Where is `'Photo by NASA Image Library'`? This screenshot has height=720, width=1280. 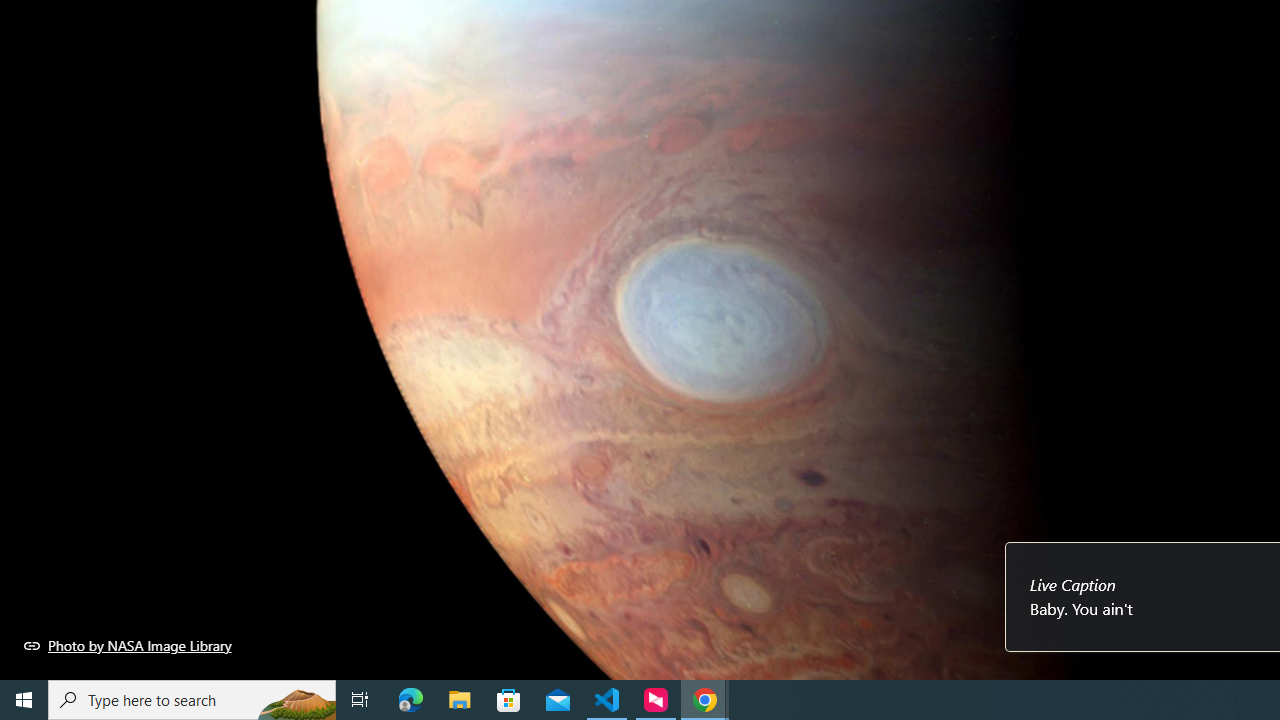 'Photo by NASA Image Library' is located at coordinates (127, 645).